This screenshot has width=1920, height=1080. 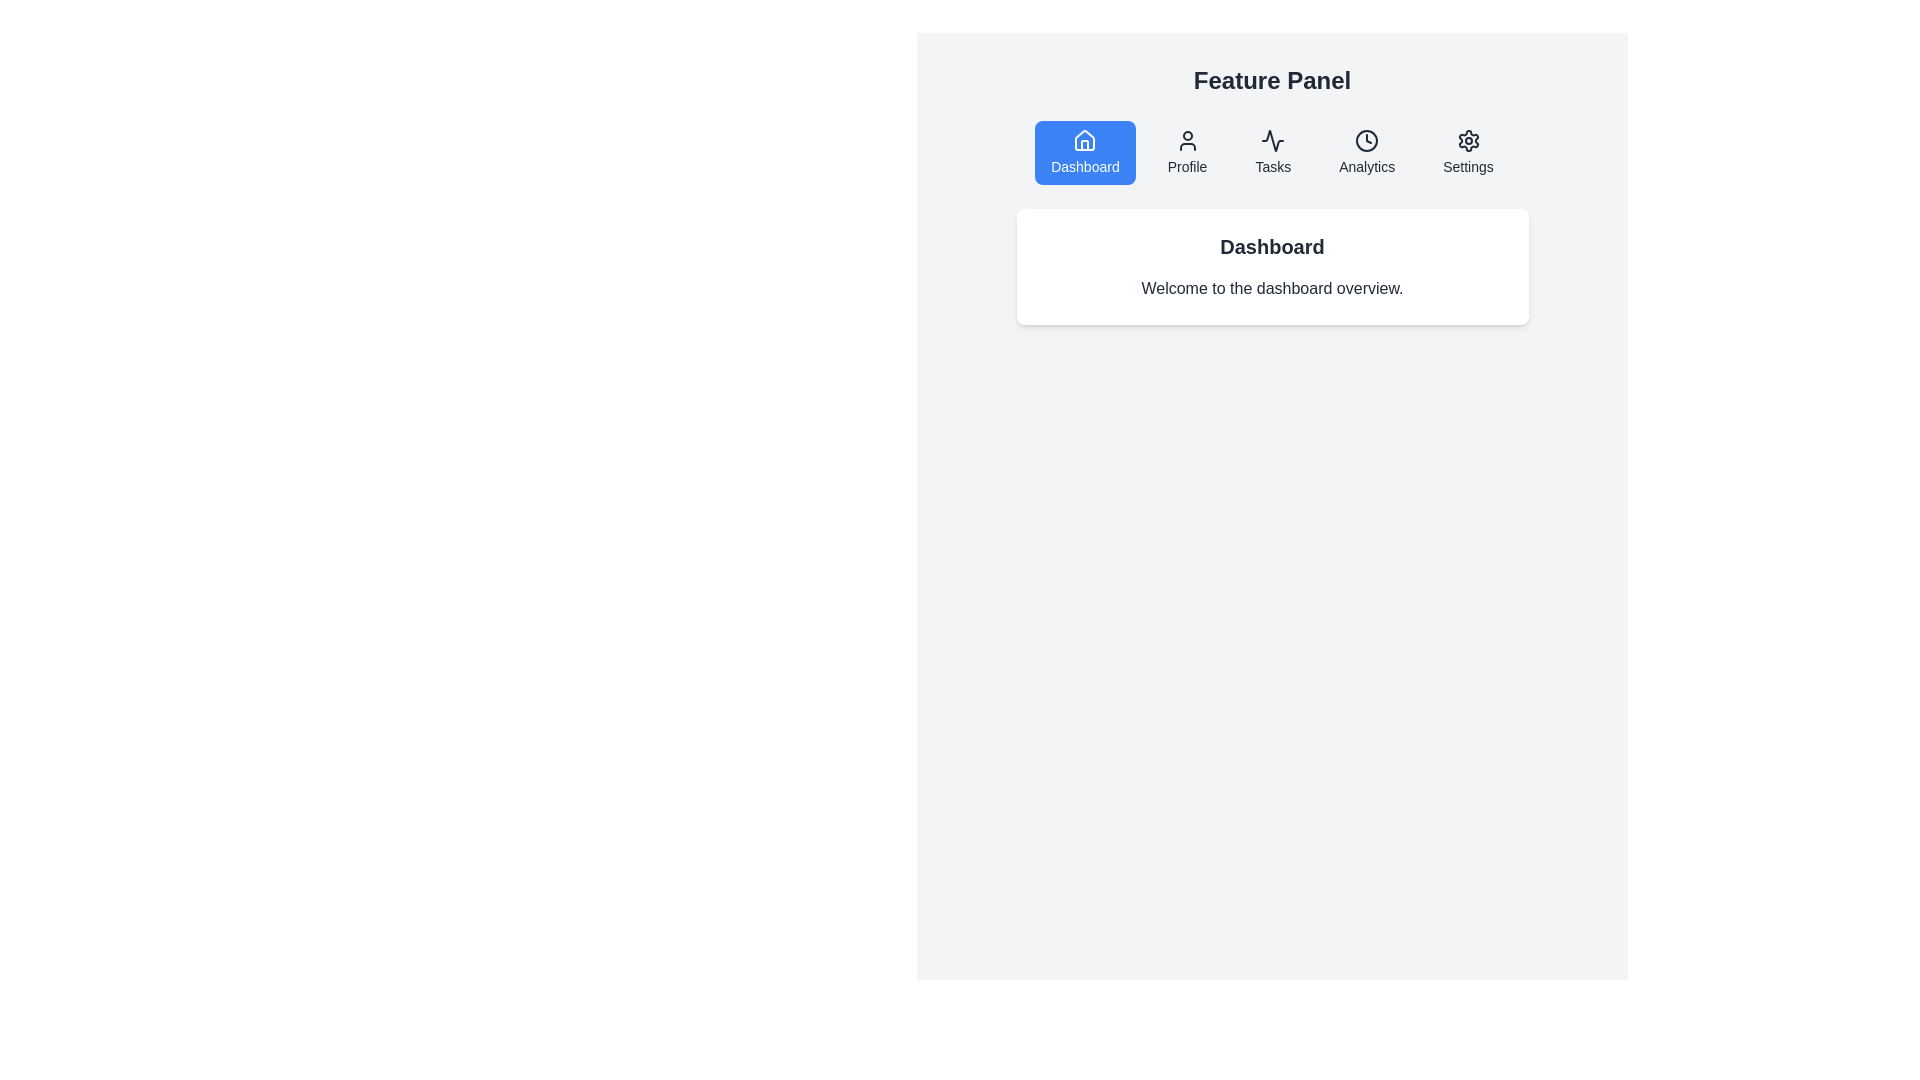 What do you see at coordinates (1272, 152) in the screenshot?
I see `the 'Tasks' button, which is the third item in the horizontal navigation bar, featuring a waveform icon and the label 'Tasks'` at bounding box center [1272, 152].